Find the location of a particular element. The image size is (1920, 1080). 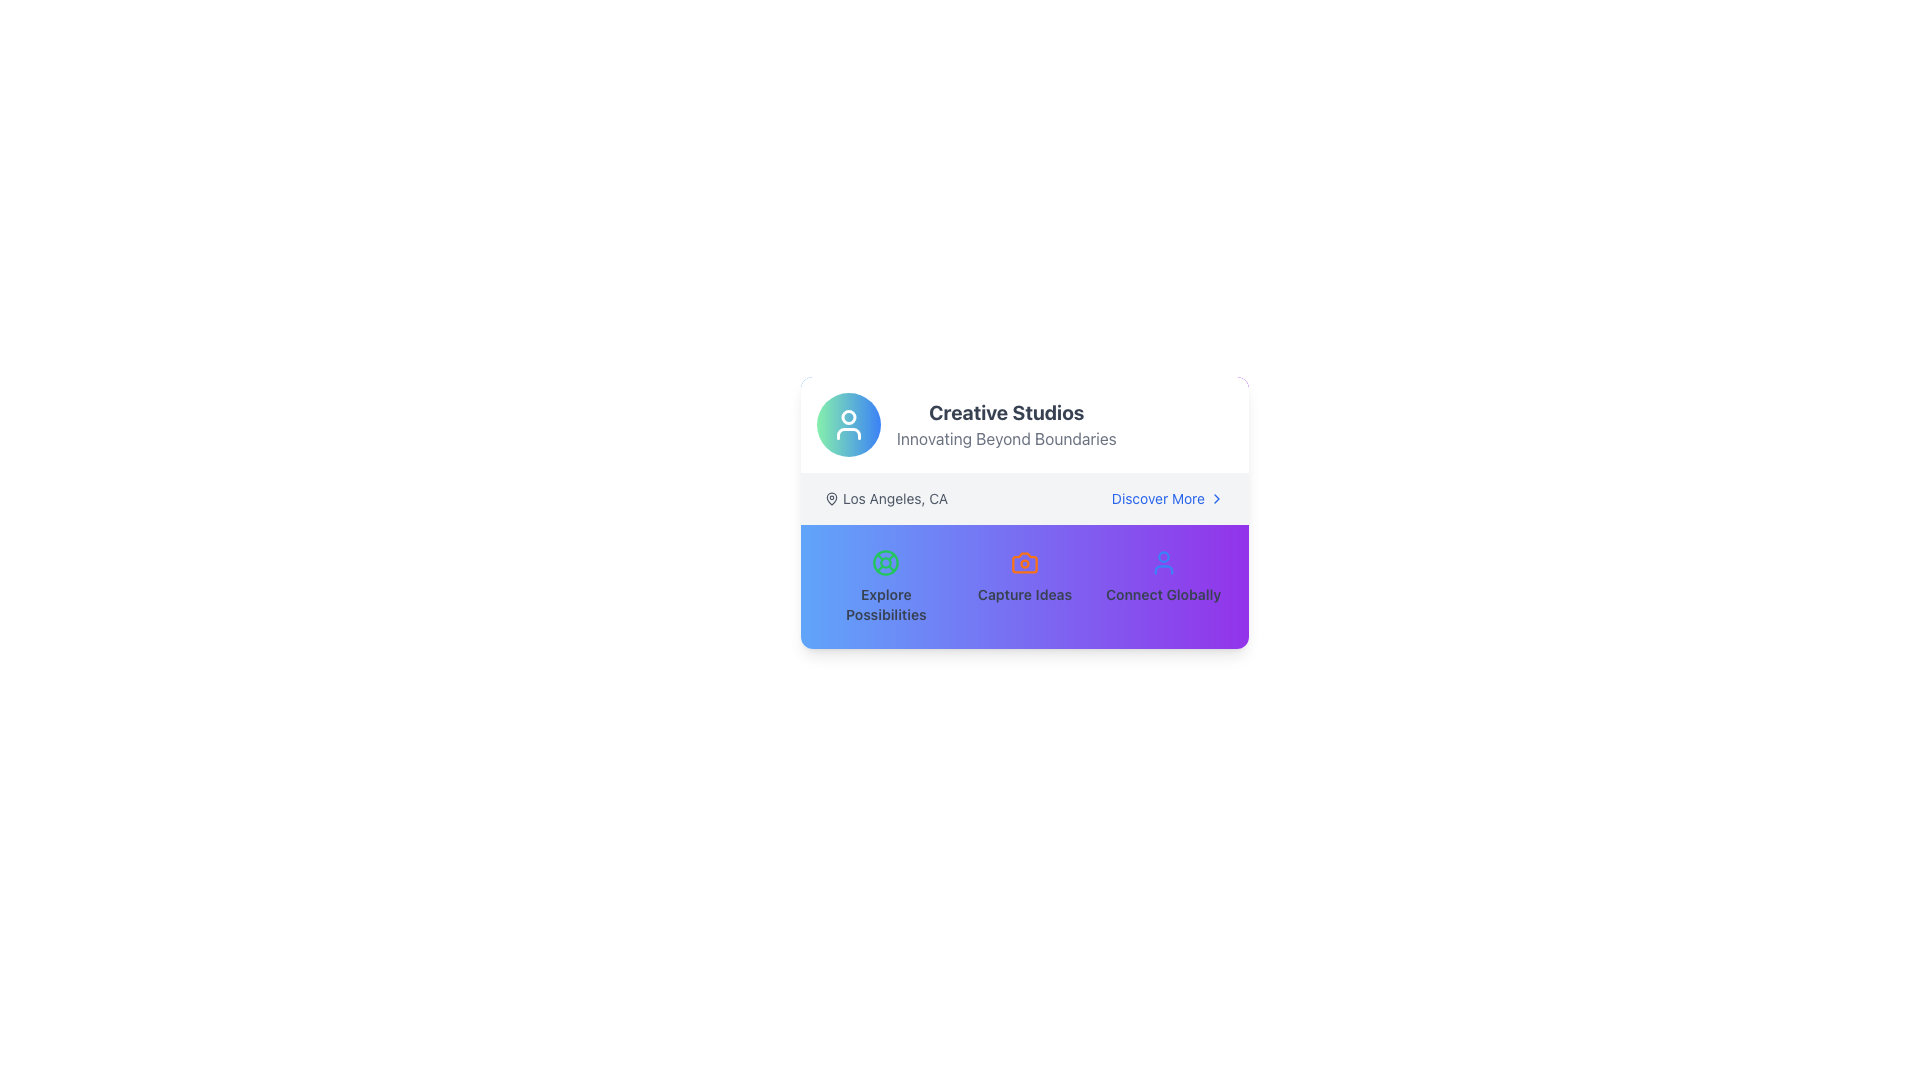

the Text Link with Icon located to the right of 'Los Angeles, CA' is located at coordinates (1168, 497).